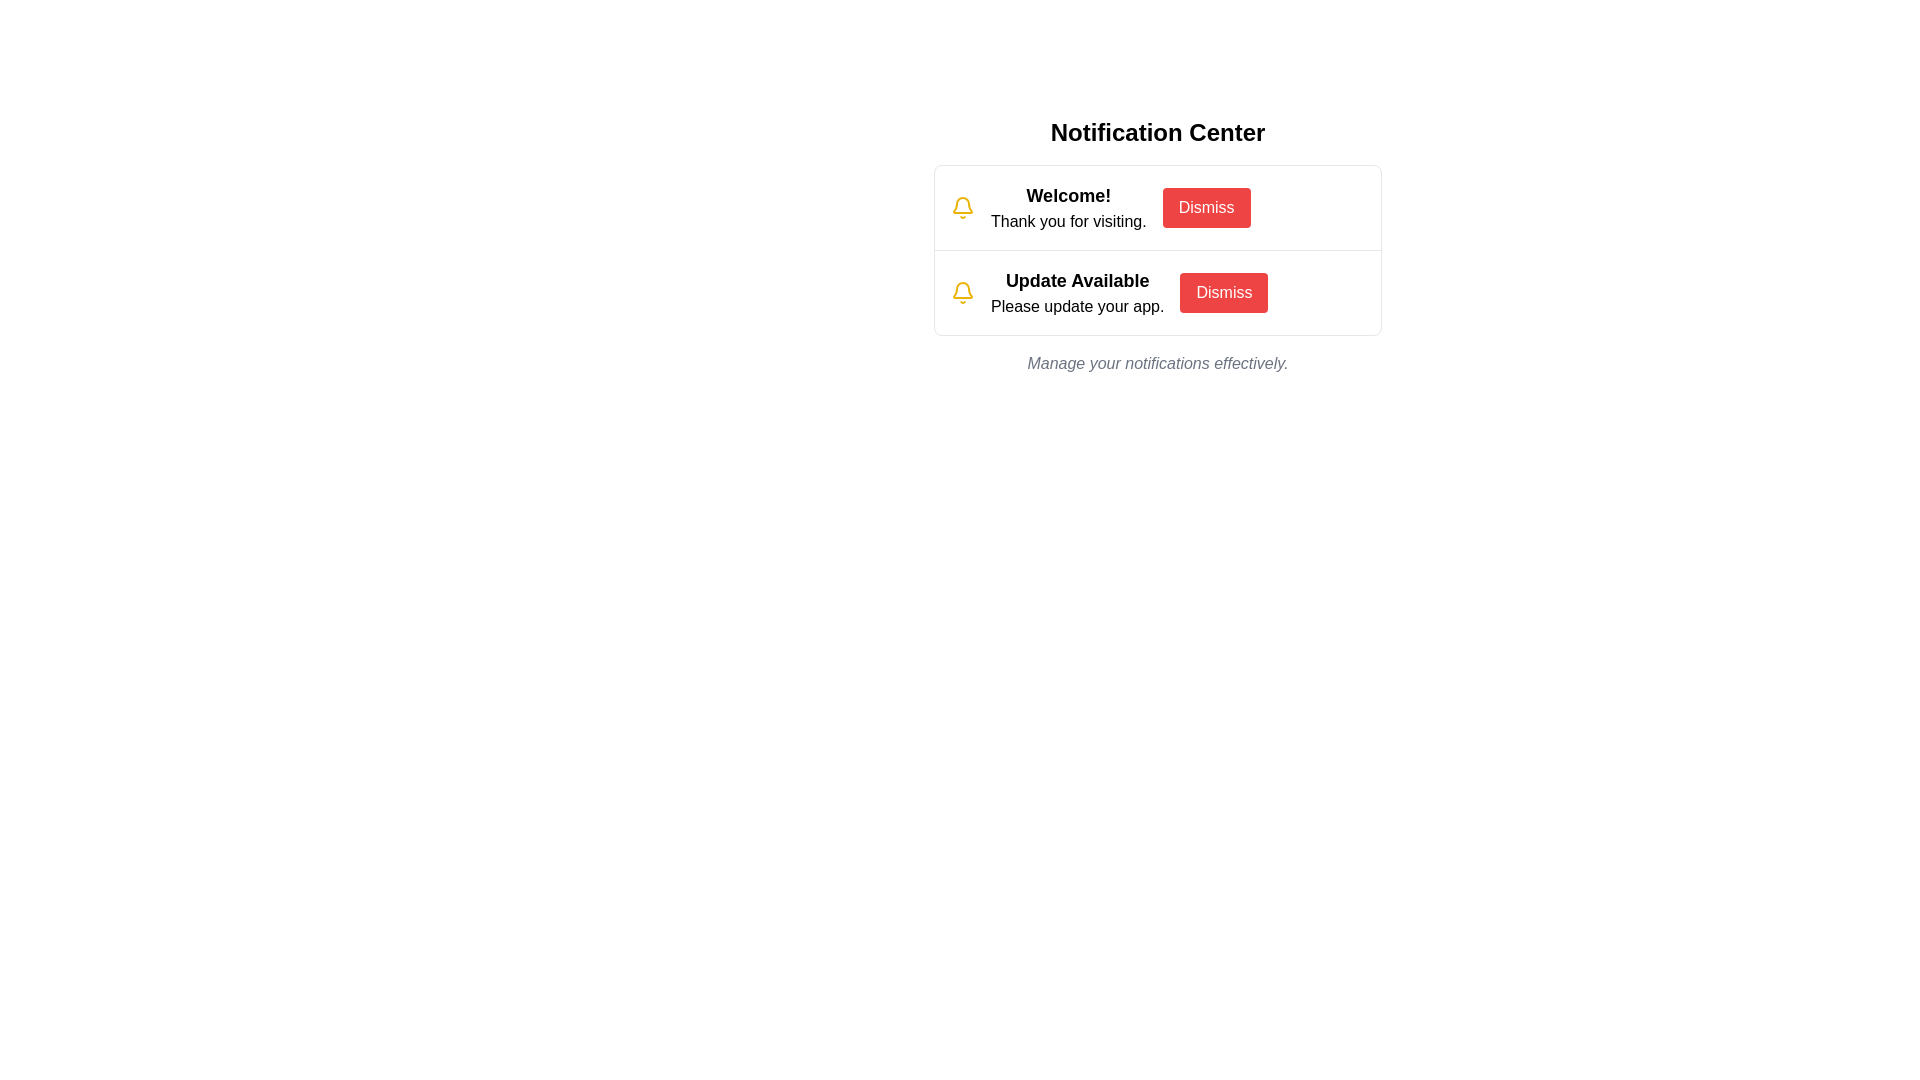 The width and height of the screenshot is (1920, 1080). Describe the element at coordinates (1157, 132) in the screenshot. I see `the bold title text 'Notification Center', which is prominently displayed at the top of the notification center` at that location.